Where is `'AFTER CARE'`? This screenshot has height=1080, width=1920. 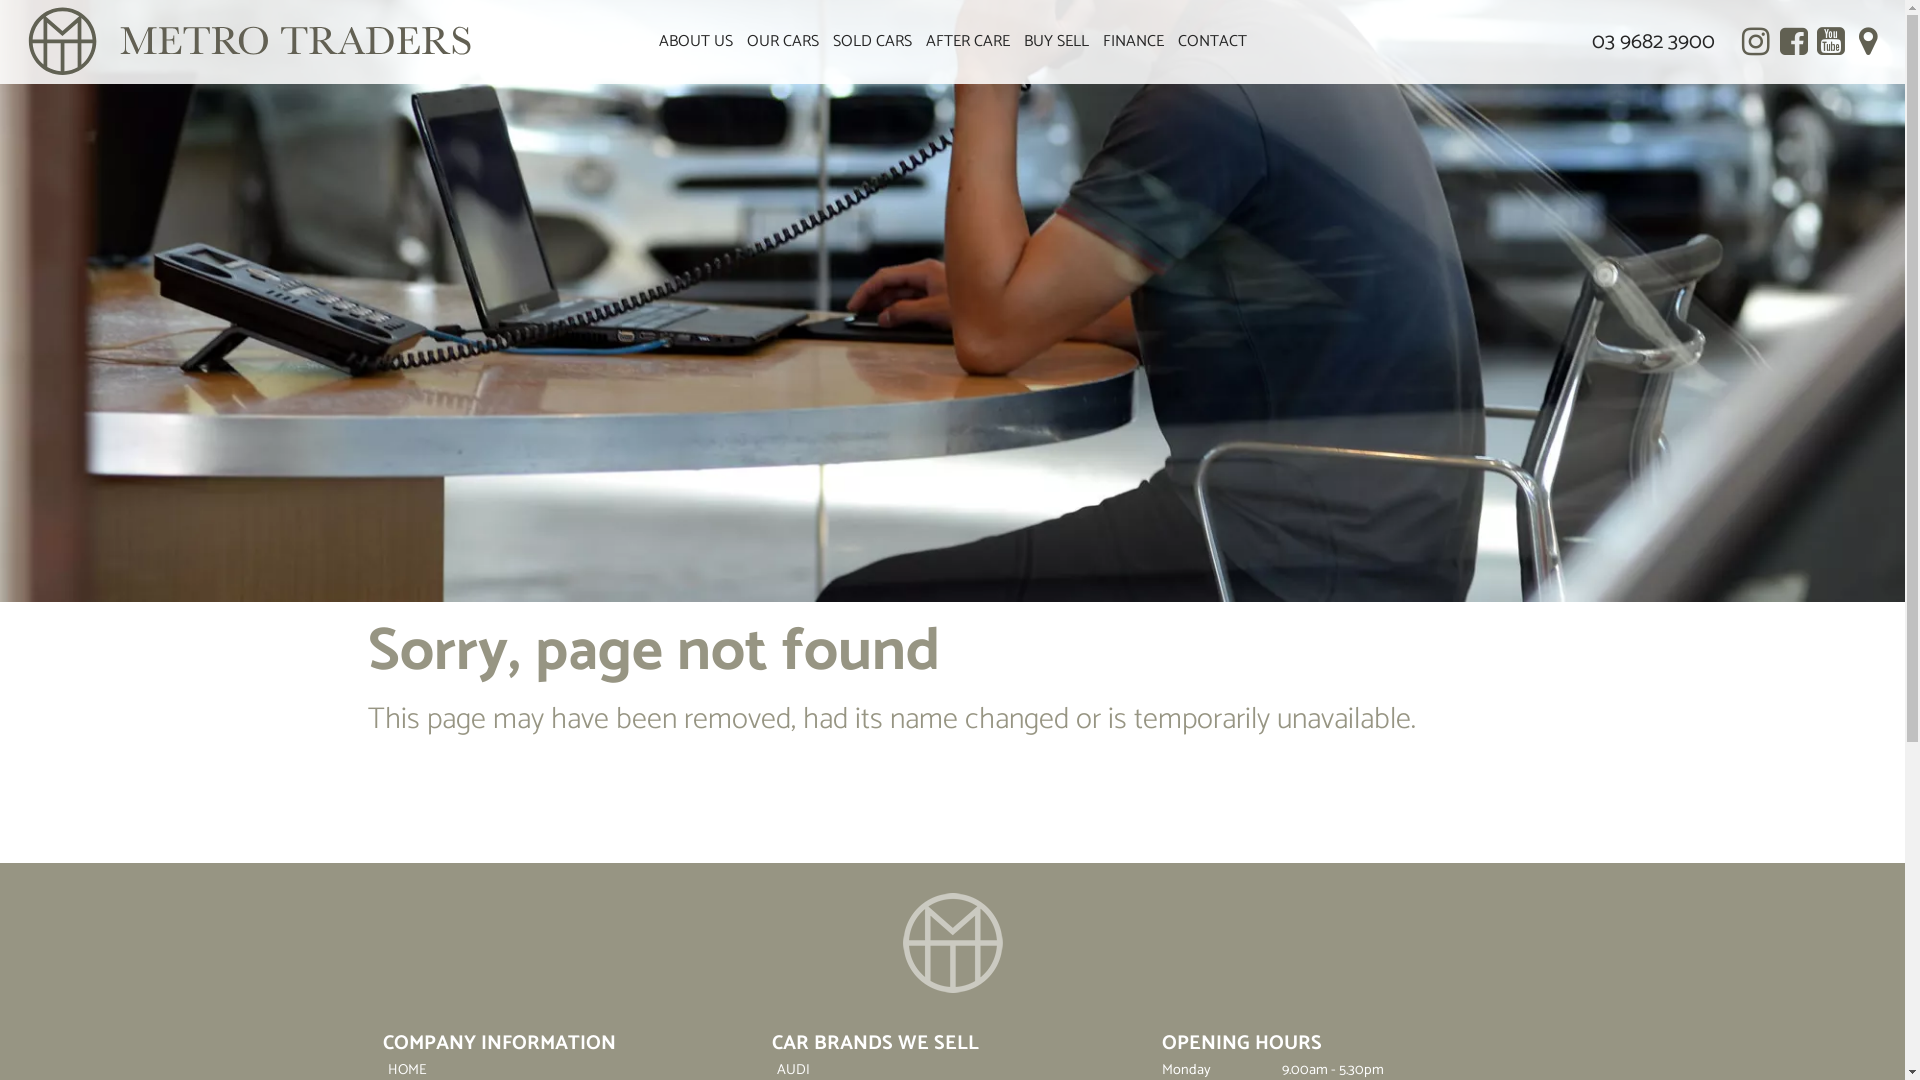 'AFTER CARE' is located at coordinates (916, 42).